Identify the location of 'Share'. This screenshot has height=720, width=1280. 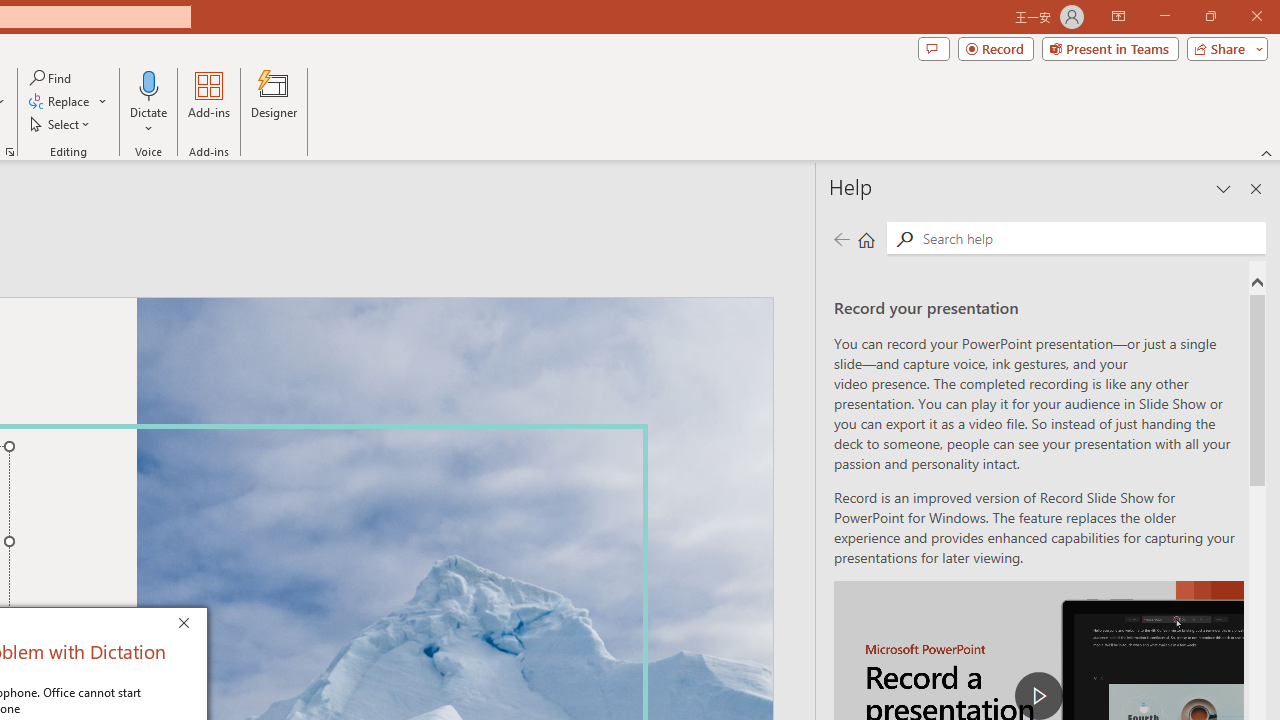
(1222, 47).